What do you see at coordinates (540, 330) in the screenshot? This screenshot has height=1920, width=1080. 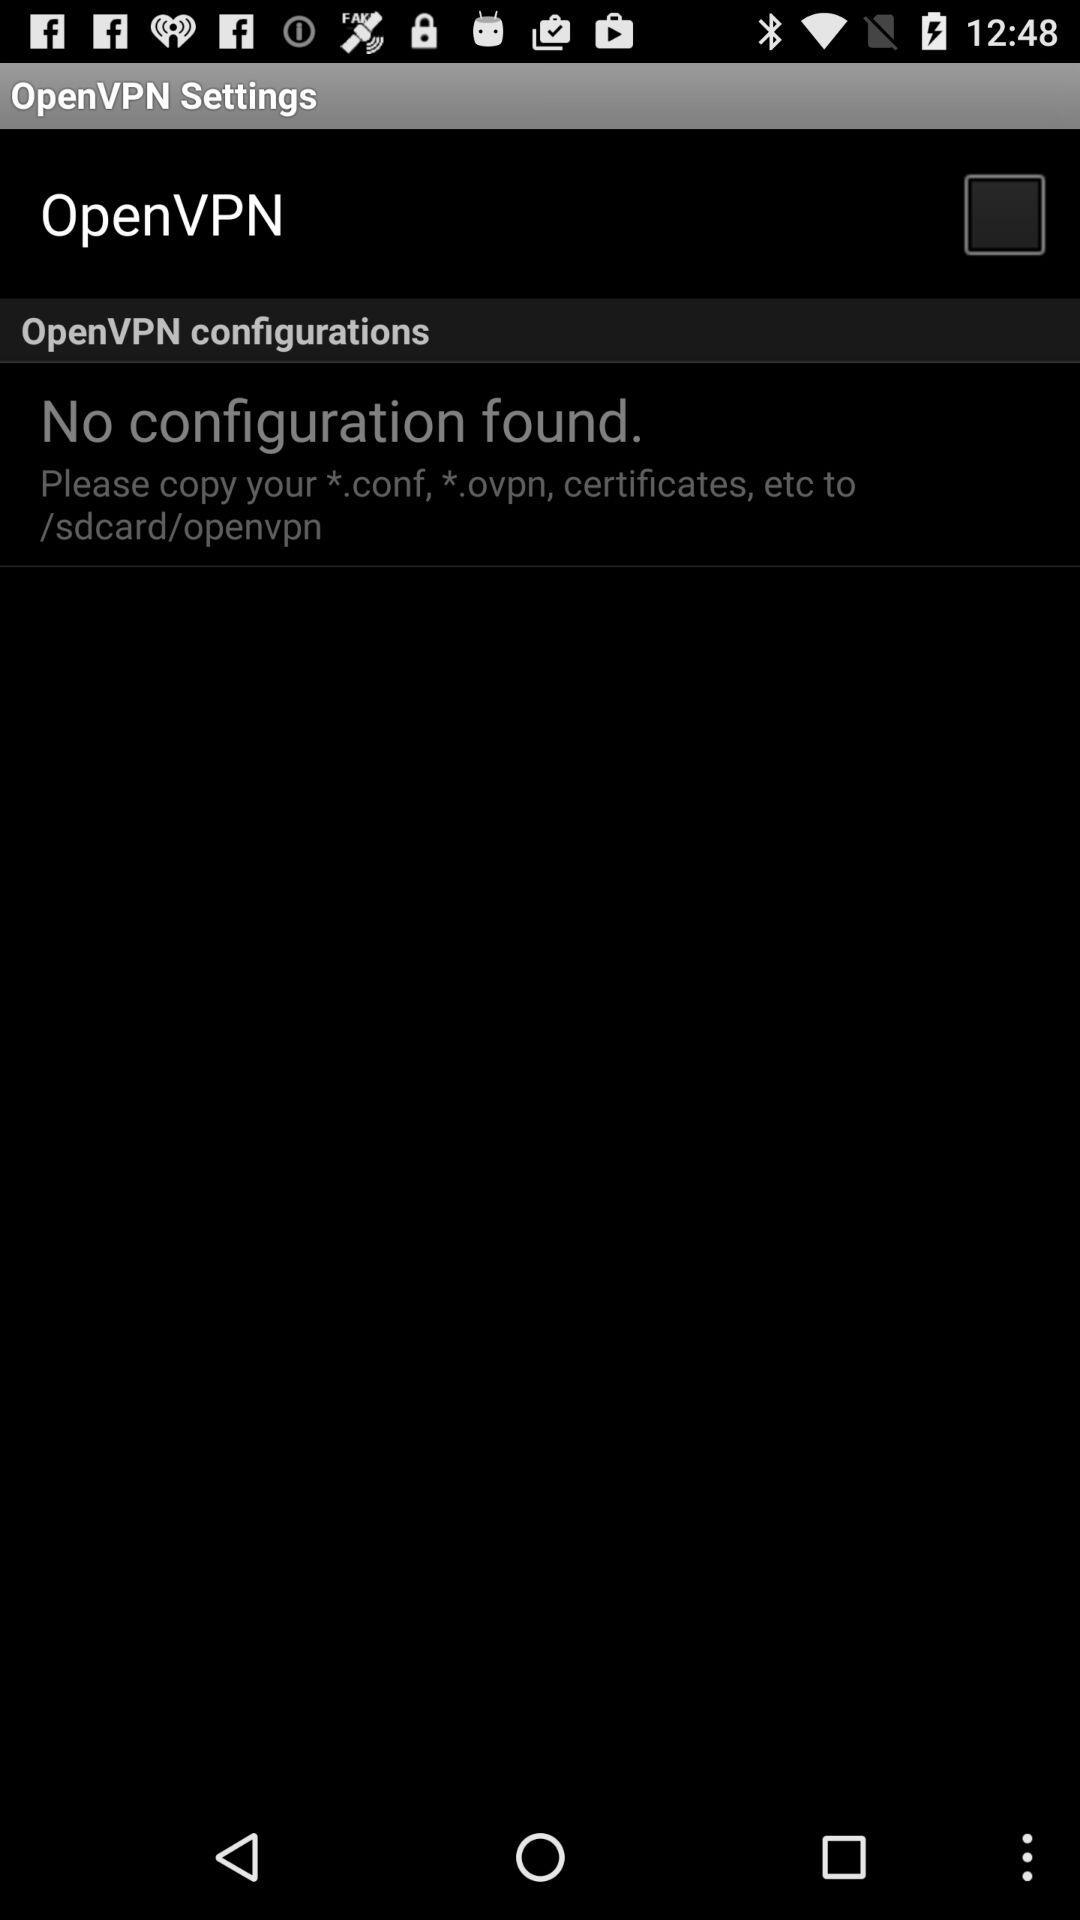 I see `the app above no configuration found. app` at bounding box center [540, 330].